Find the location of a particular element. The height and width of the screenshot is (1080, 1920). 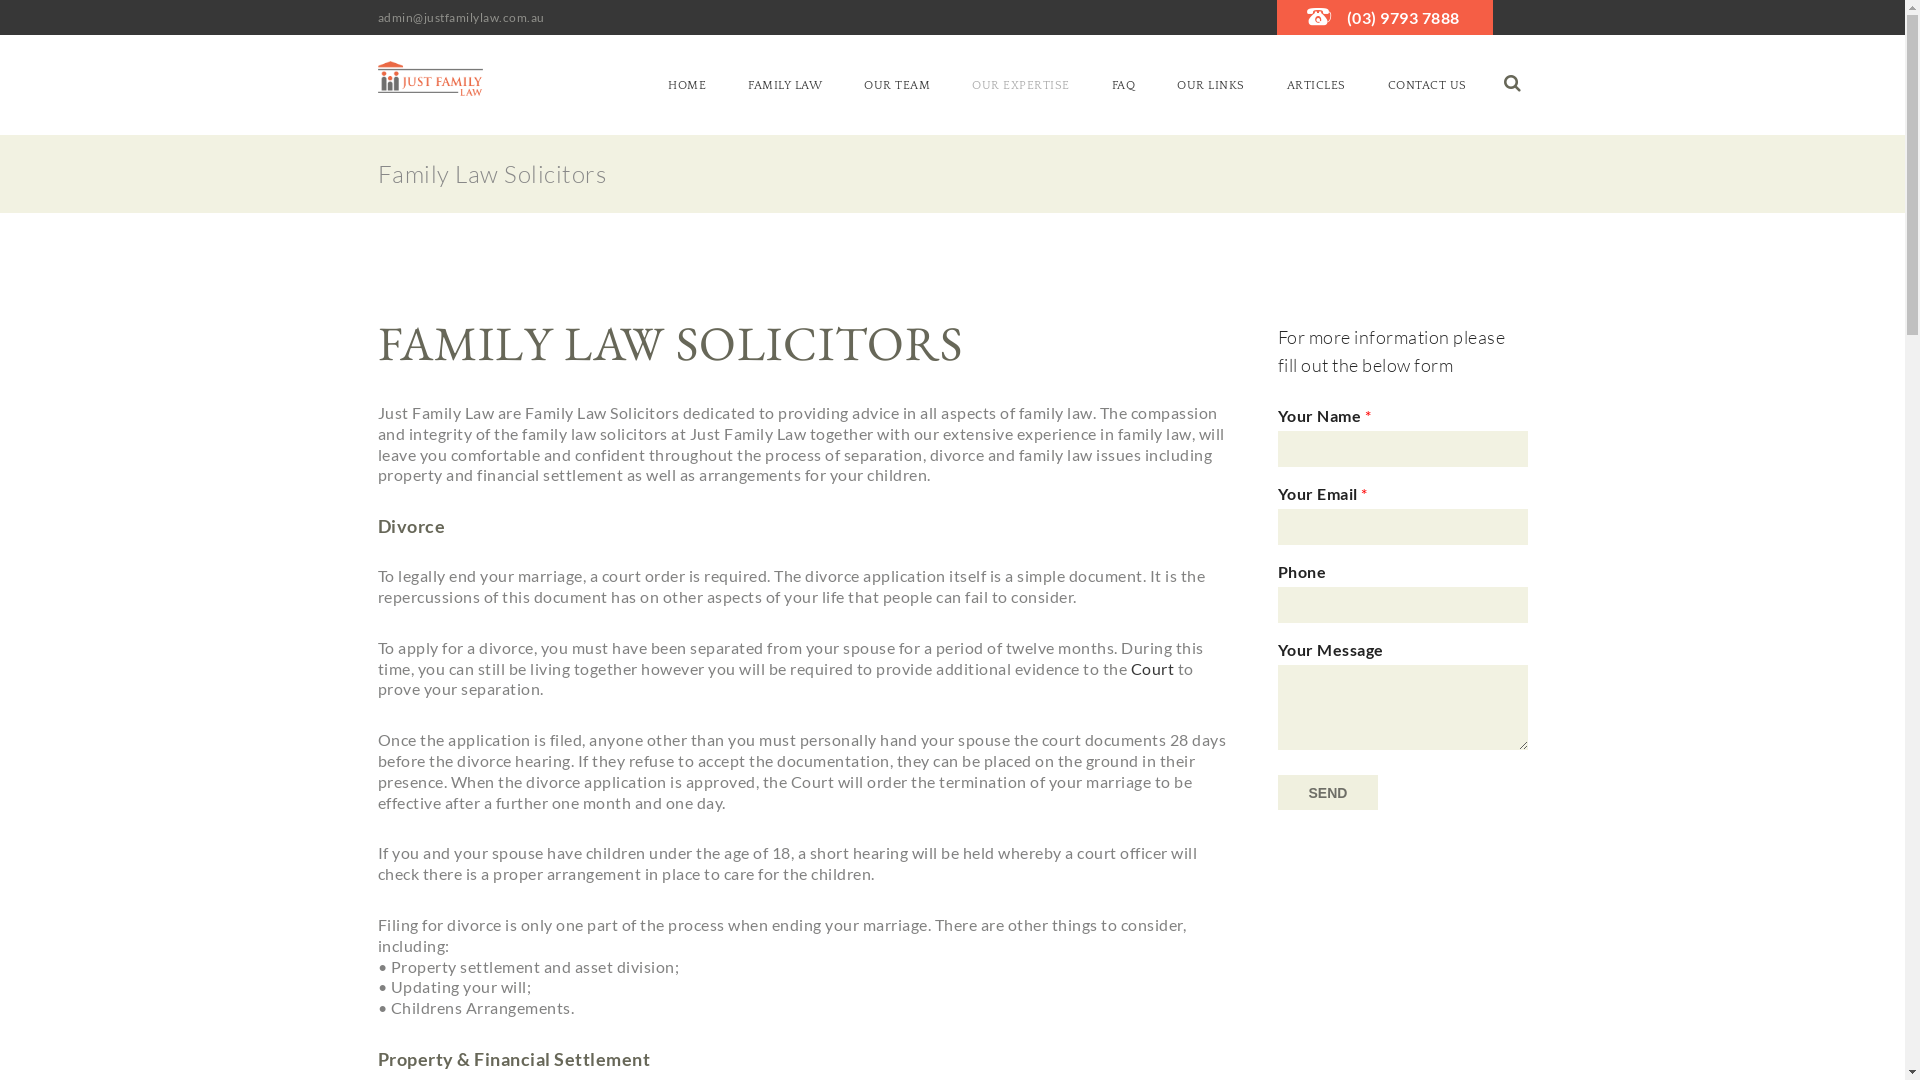

'admin@justfamilylaw.com.au' is located at coordinates (378, 17).